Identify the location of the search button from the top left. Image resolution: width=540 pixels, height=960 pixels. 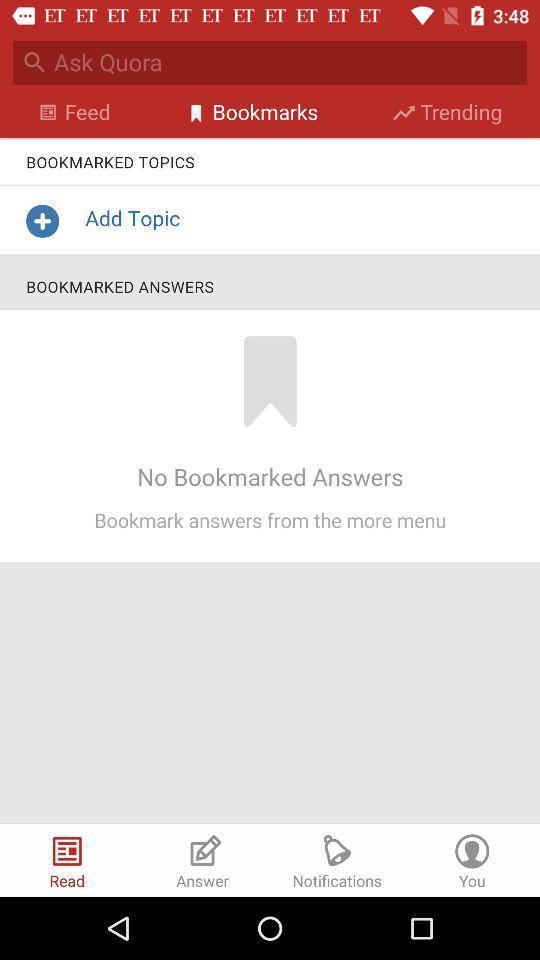
(33, 62).